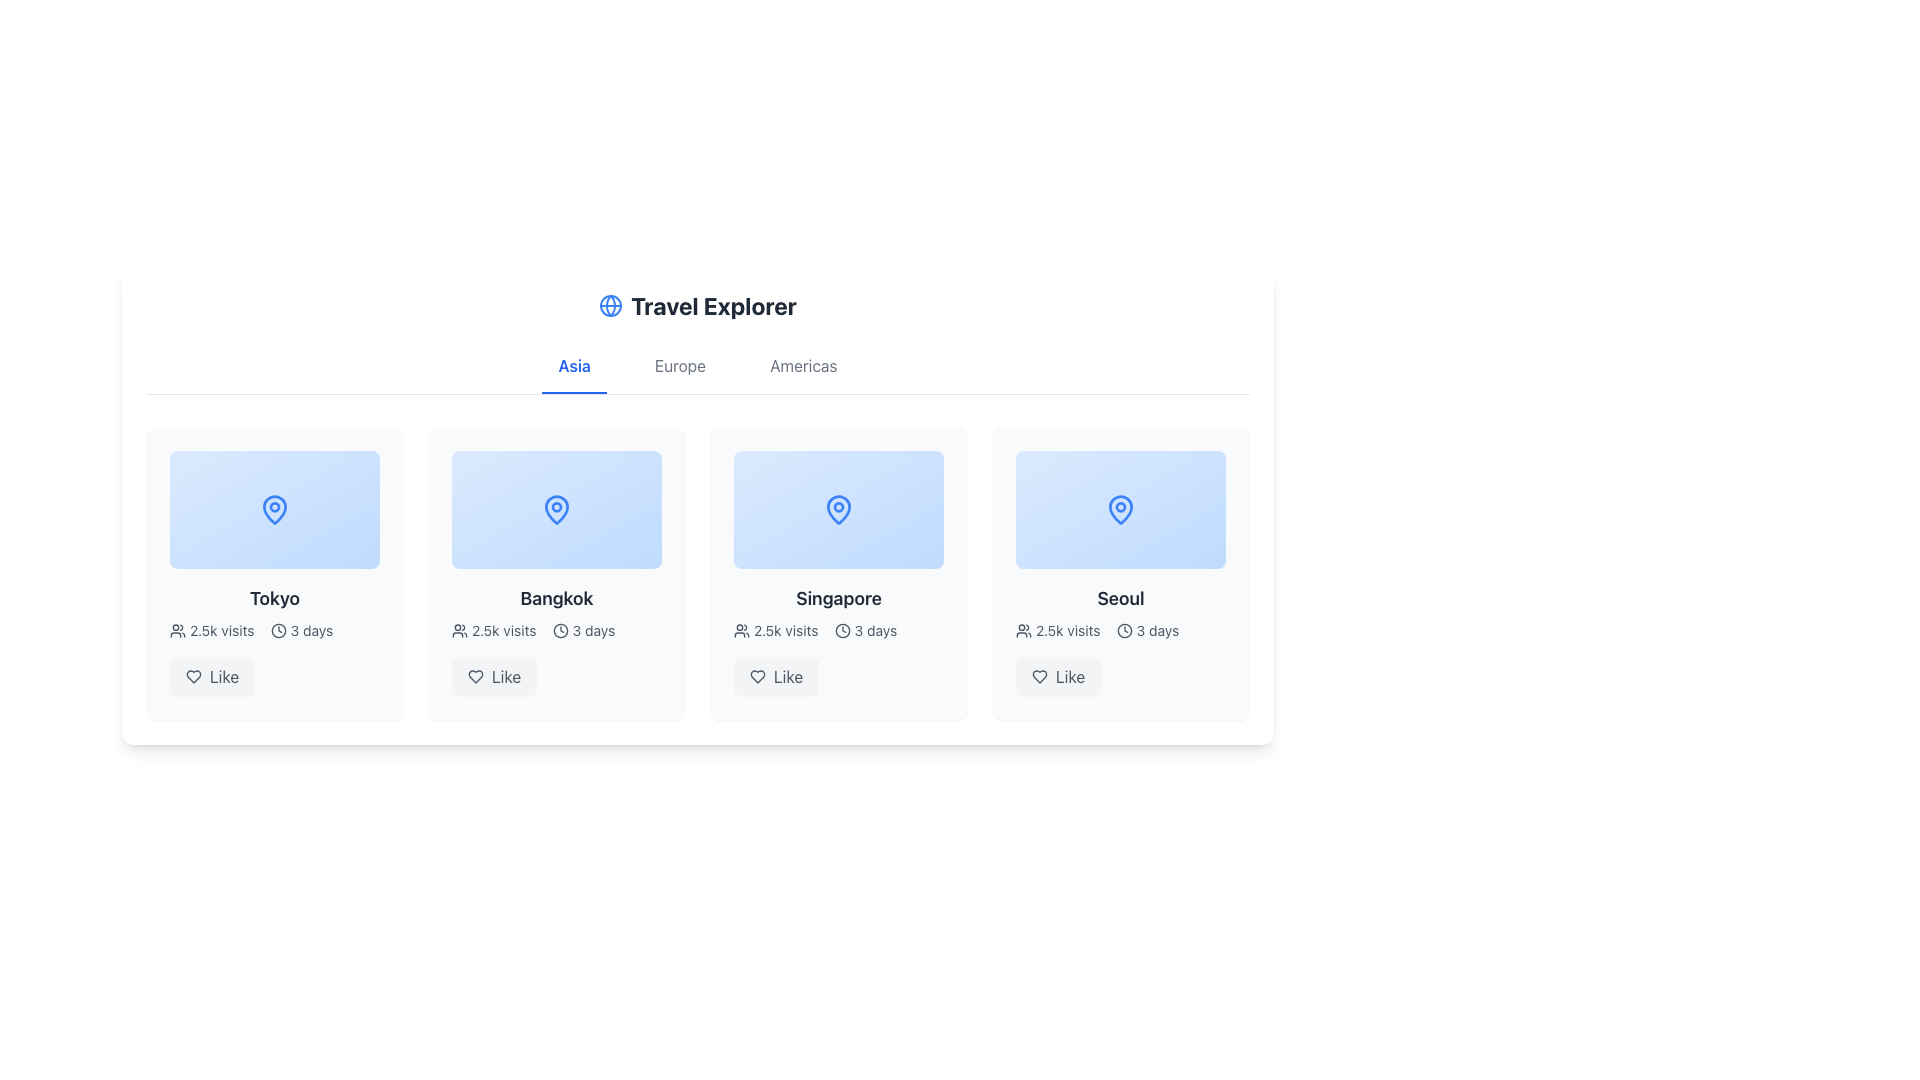 The image size is (1920, 1080). What do you see at coordinates (300, 631) in the screenshot?
I see `the compact text indicator displaying '3 days,' which is located within the 'Tokyo' card, underneath the '2.5k visits' text and alongside a heart-shaped 'Like' button` at bounding box center [300, 631].